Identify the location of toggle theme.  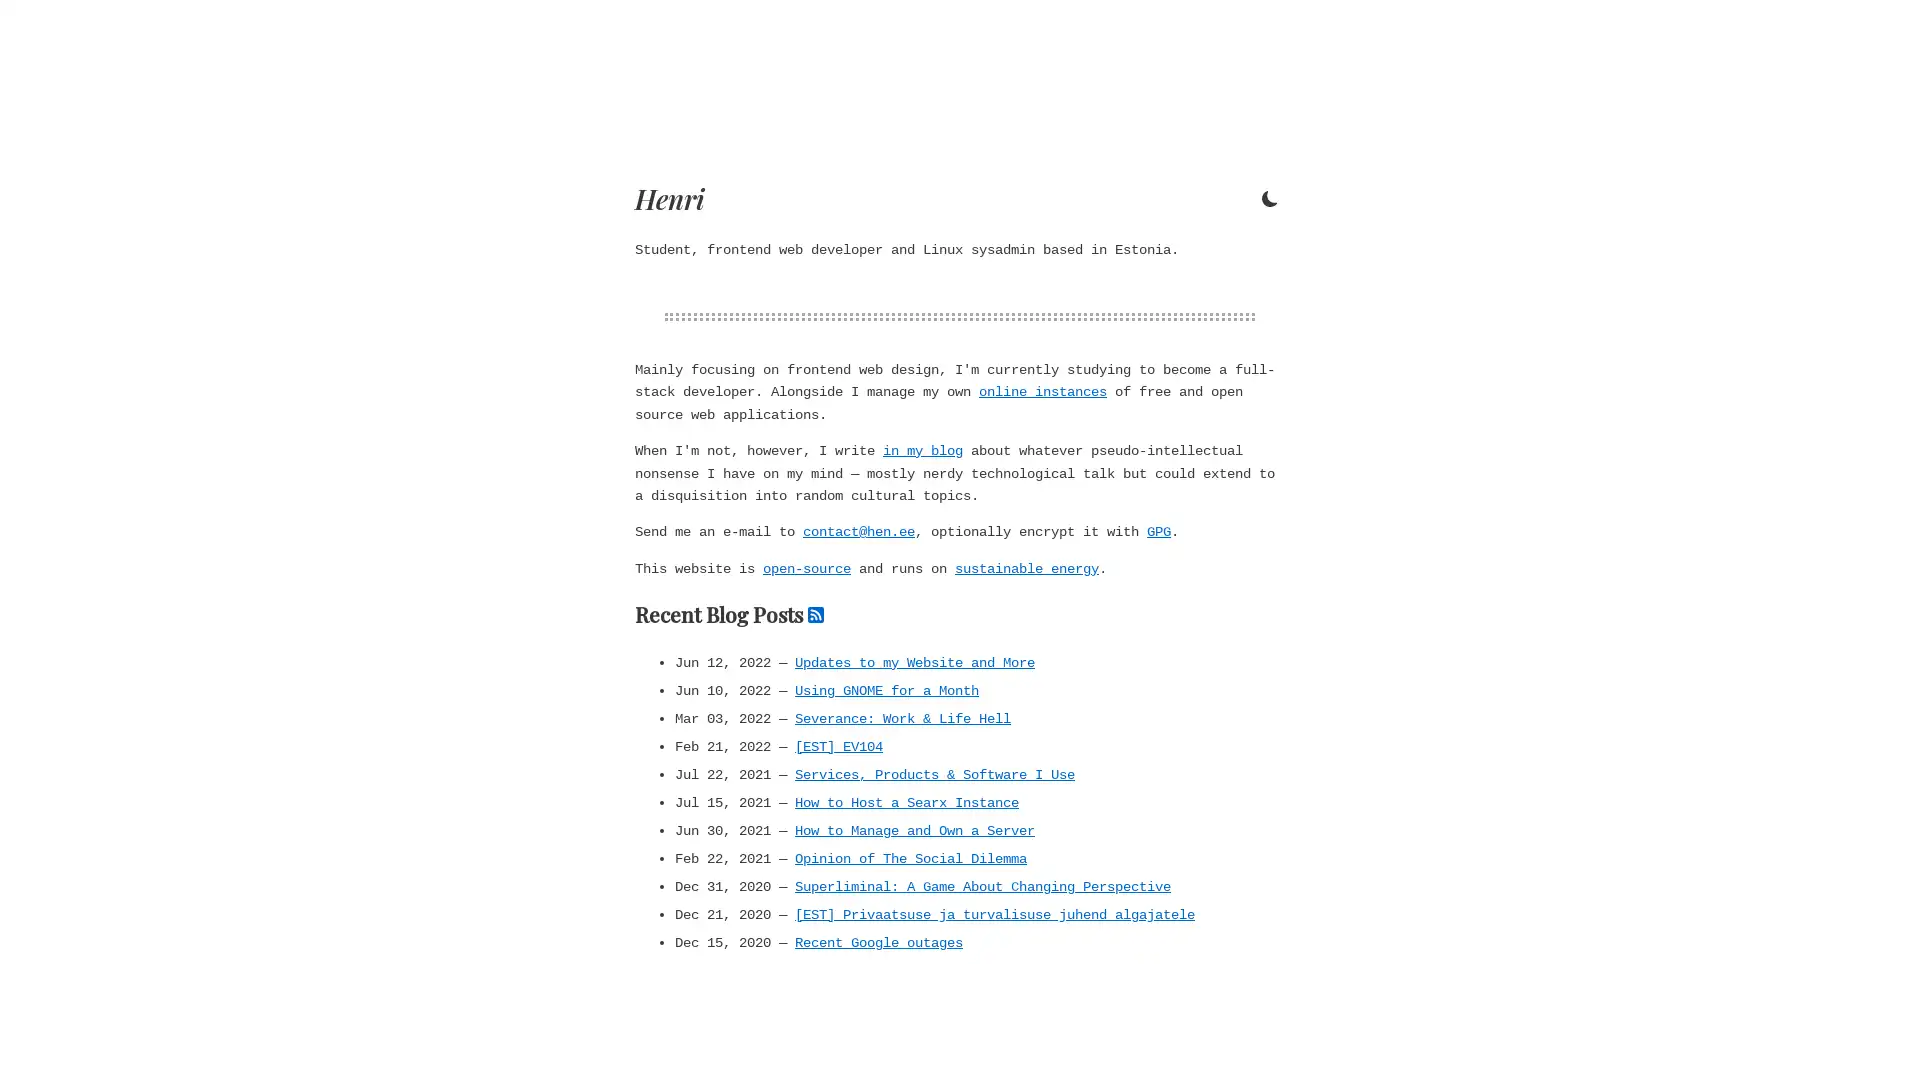
(1269, 200).